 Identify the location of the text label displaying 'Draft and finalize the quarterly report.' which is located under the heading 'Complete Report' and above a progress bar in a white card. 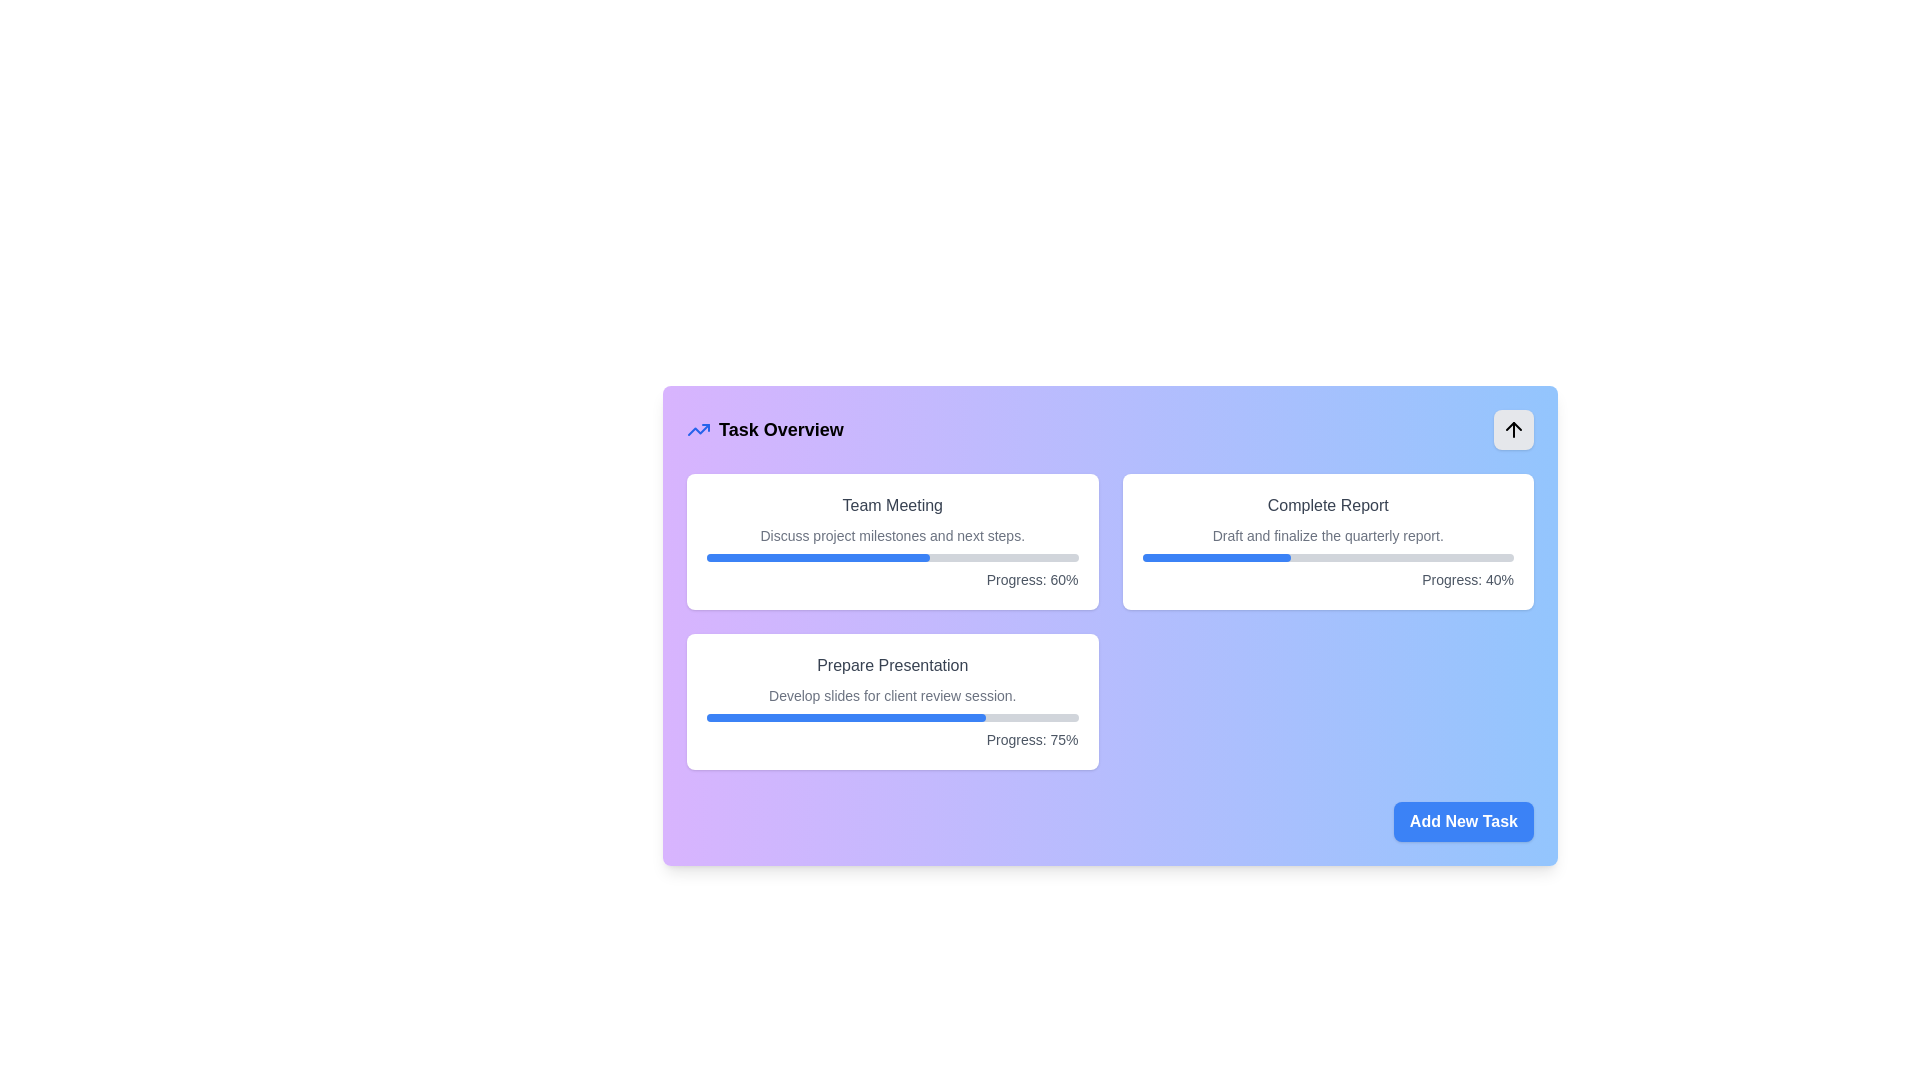
(1328, 535).